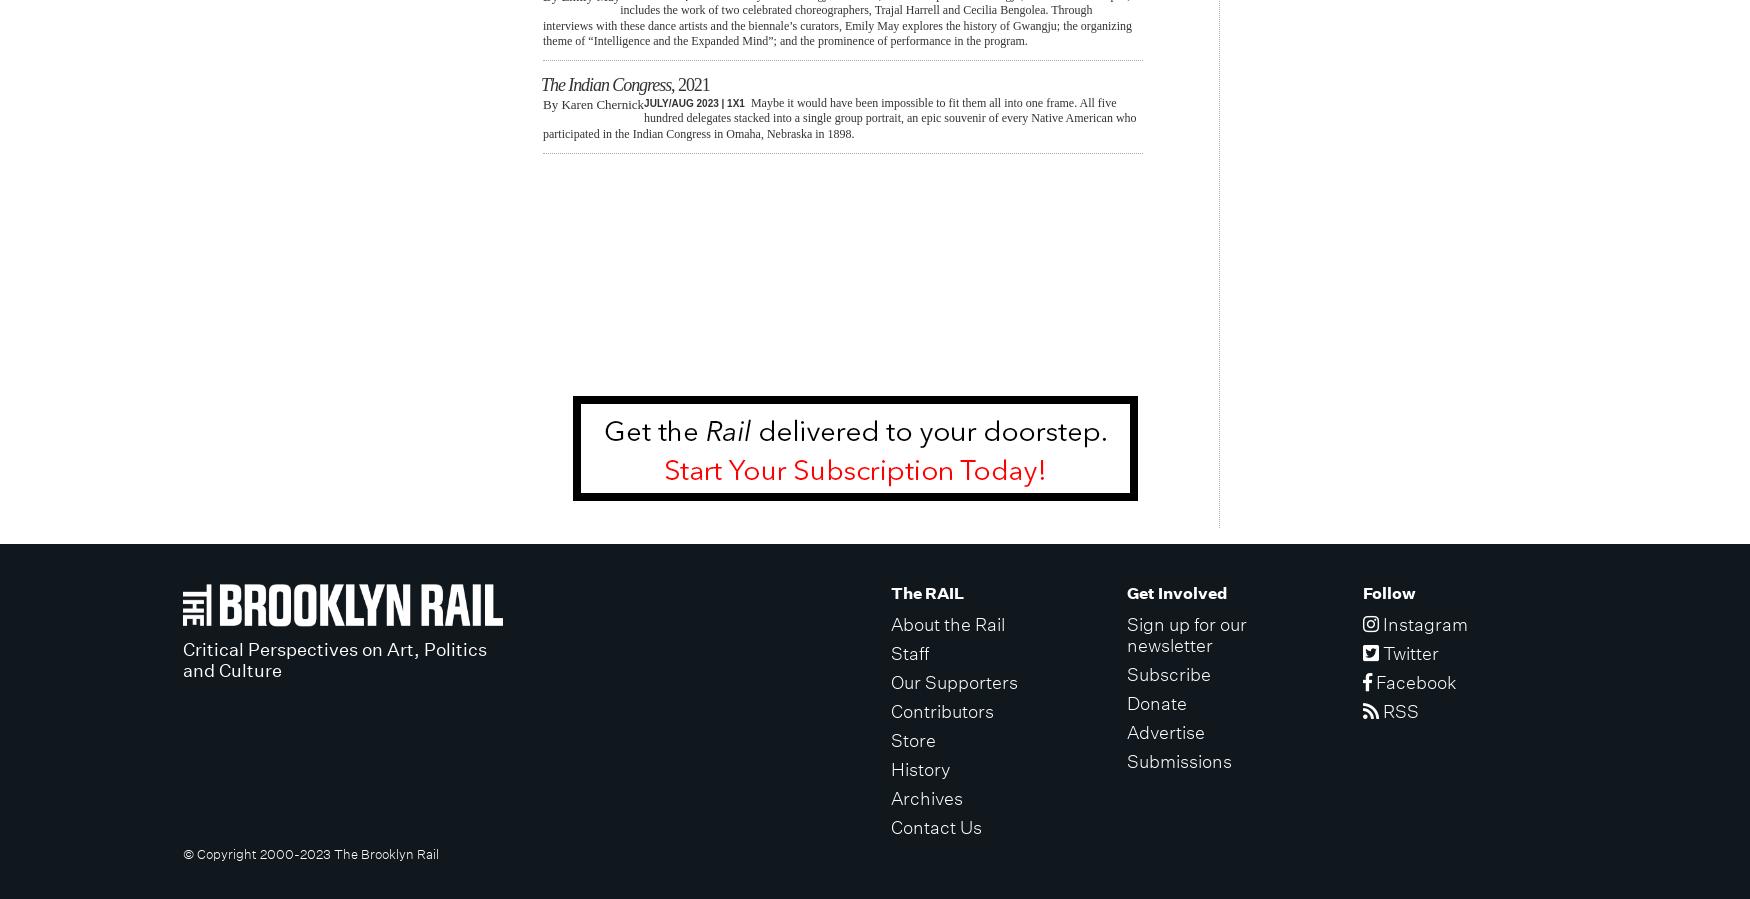 Image resolution: width=1750 pixels, height=899 pixels. I want to click on '© Copyright 2000-2023 The Brooklyn Rail', so click(309, 853).